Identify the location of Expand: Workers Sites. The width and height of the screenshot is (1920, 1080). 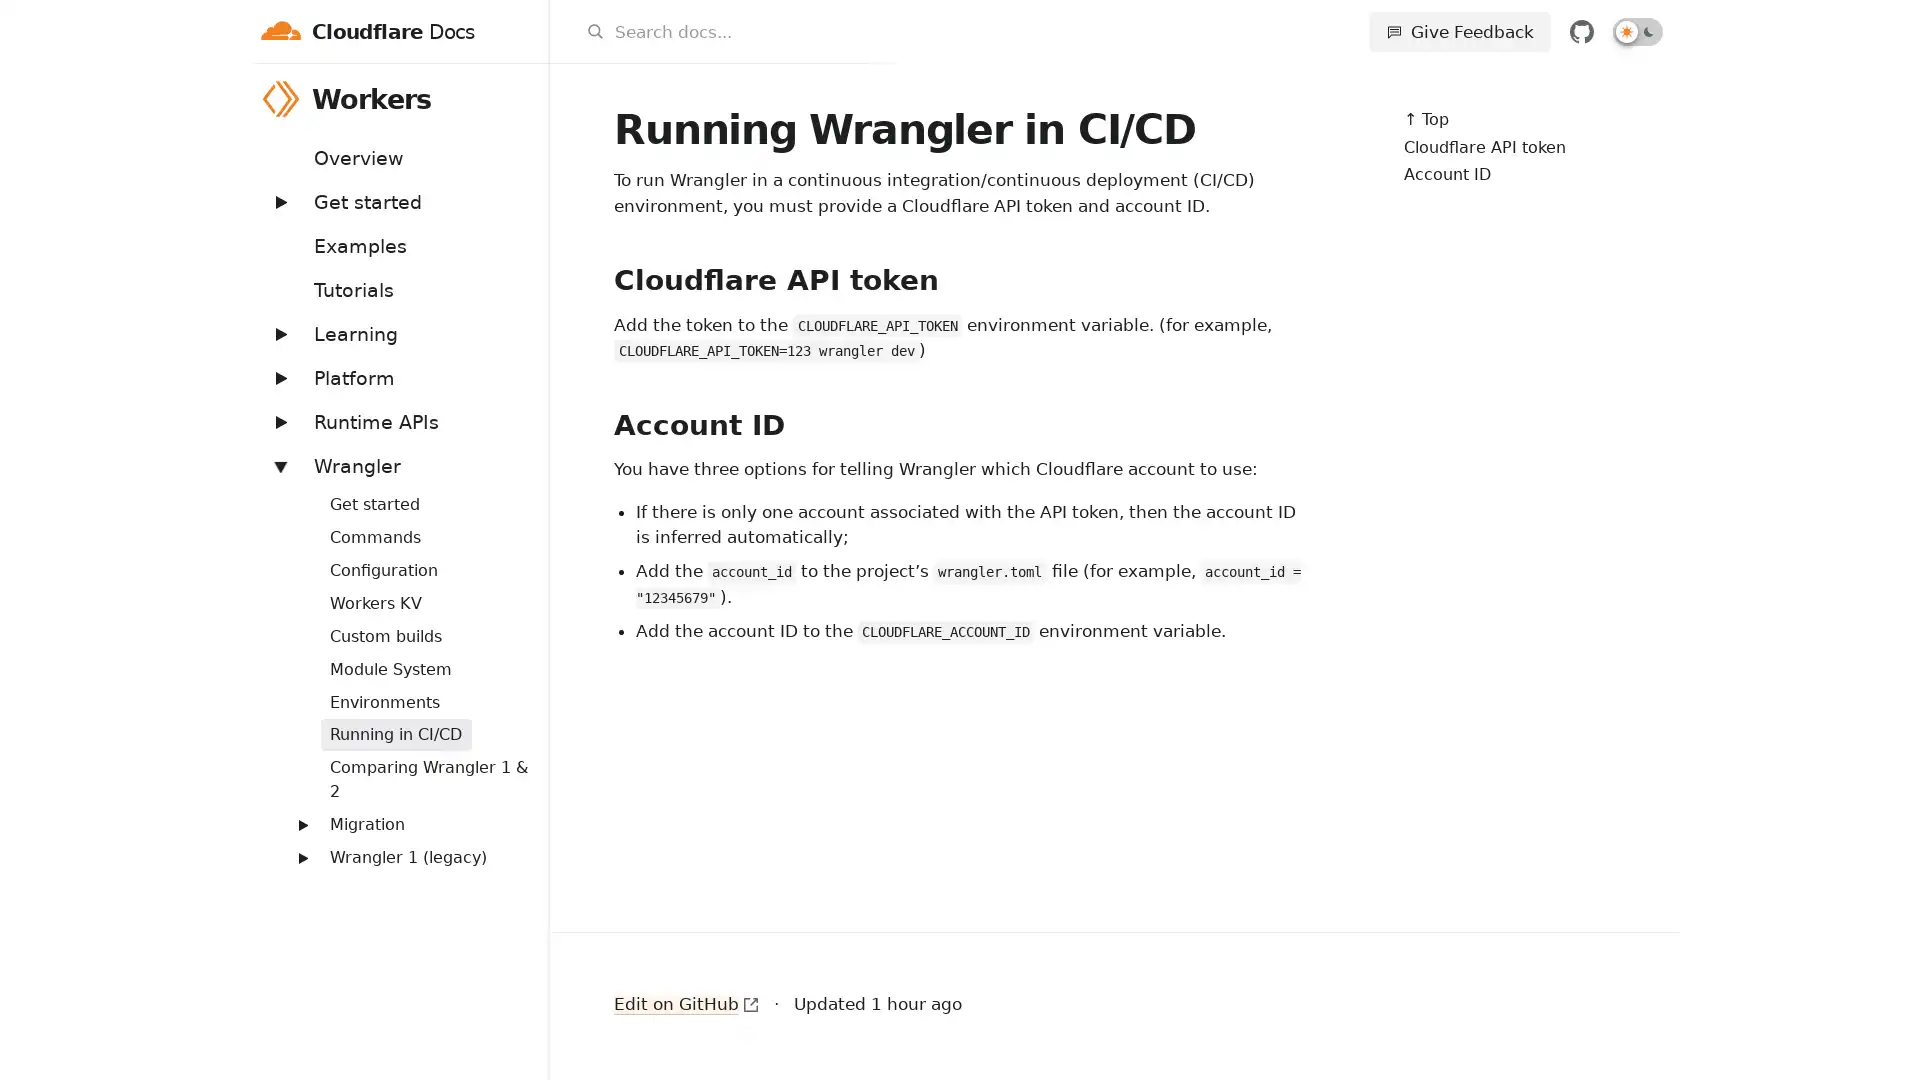
(291, 910).